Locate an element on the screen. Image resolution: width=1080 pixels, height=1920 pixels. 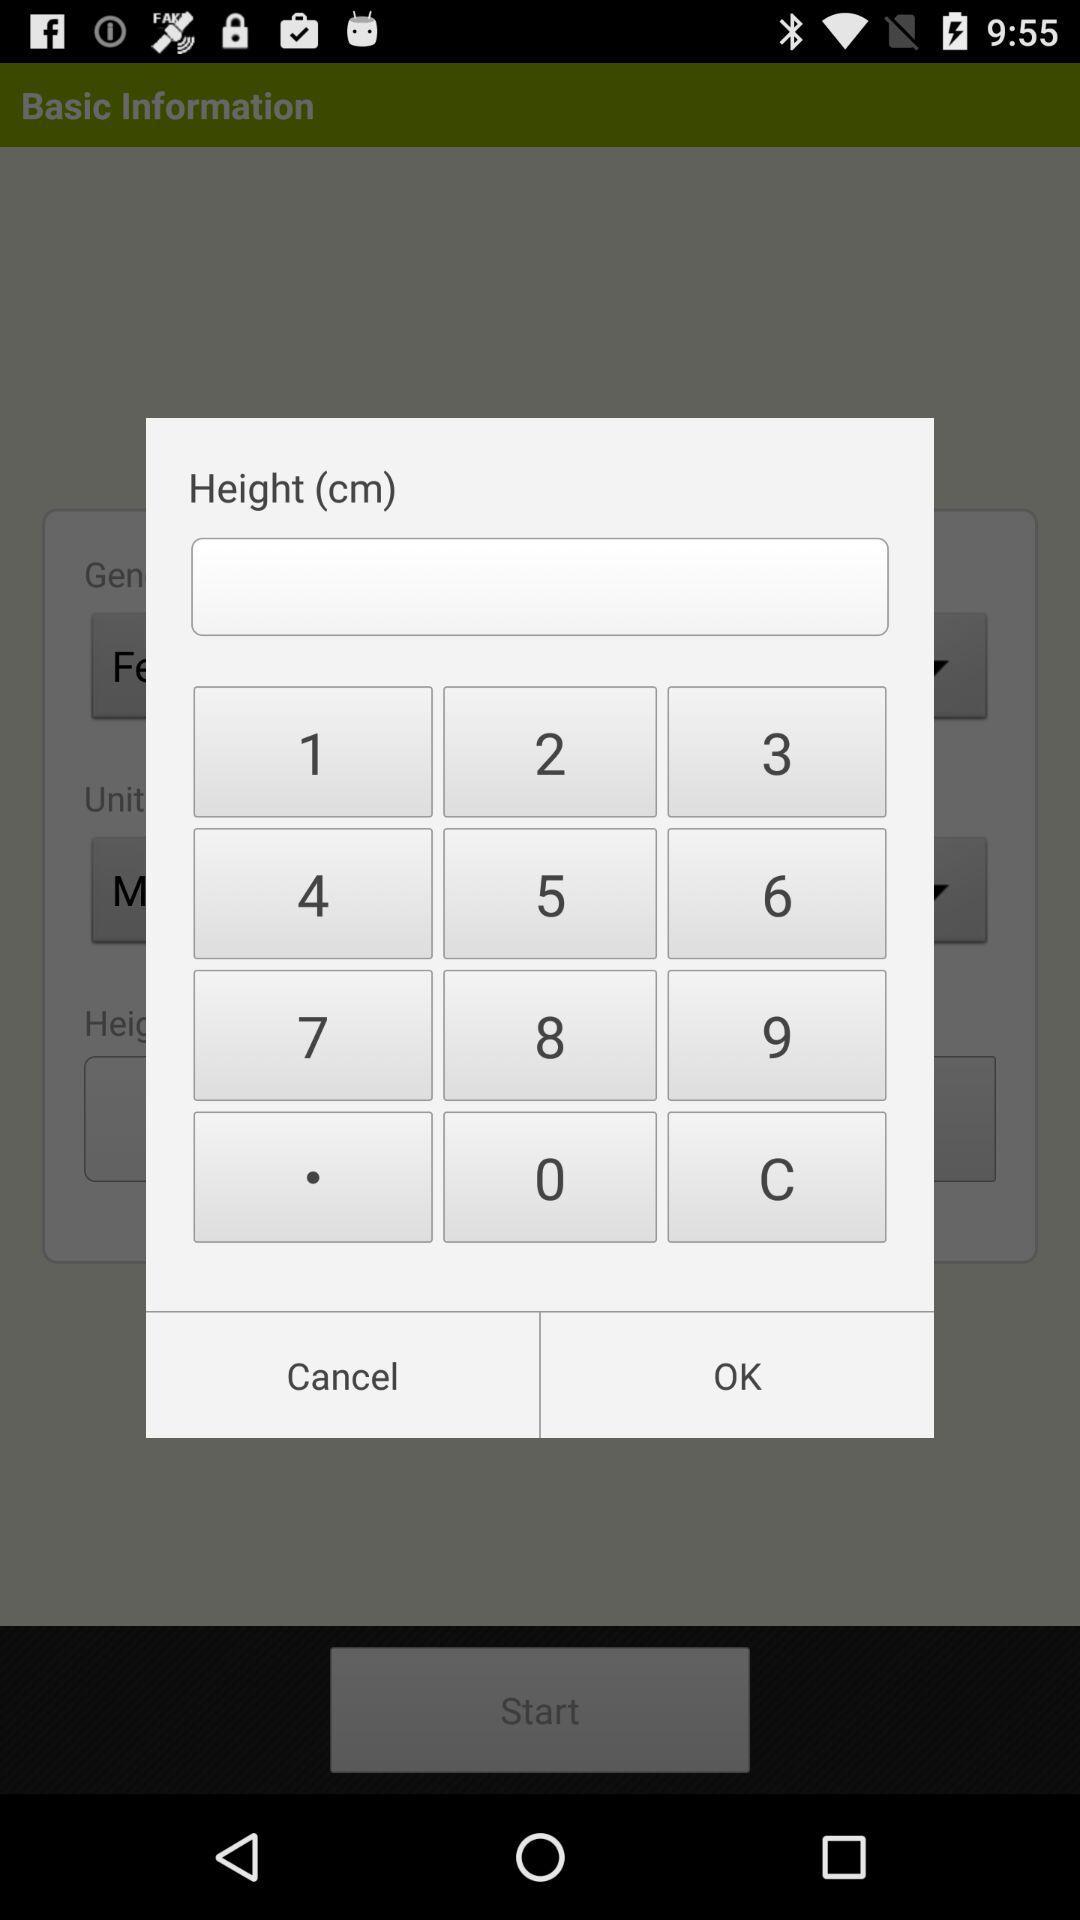
the button next to 4 button is located at coordinates (550, 1035).